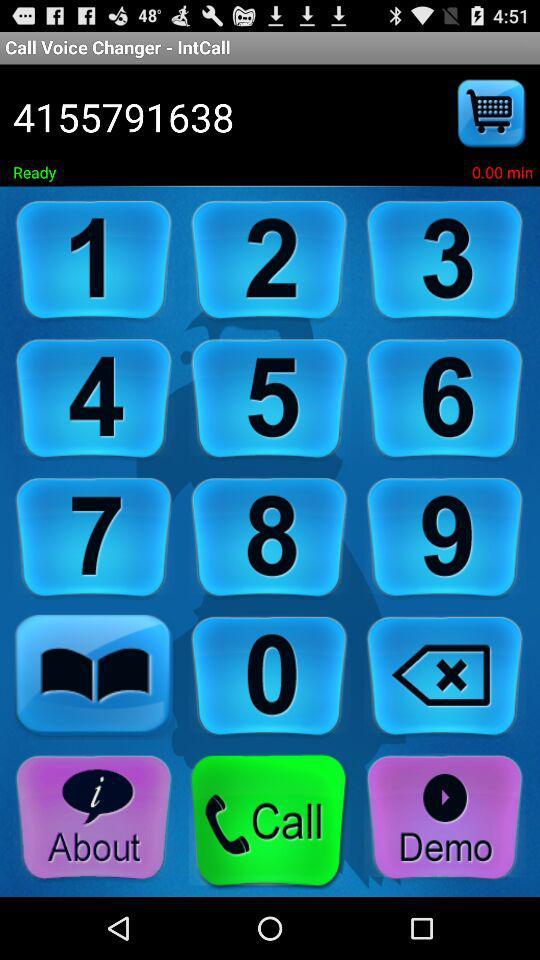 The height and width of the screenshot is (960, 540). I want to click on number option, so click(269, 677).